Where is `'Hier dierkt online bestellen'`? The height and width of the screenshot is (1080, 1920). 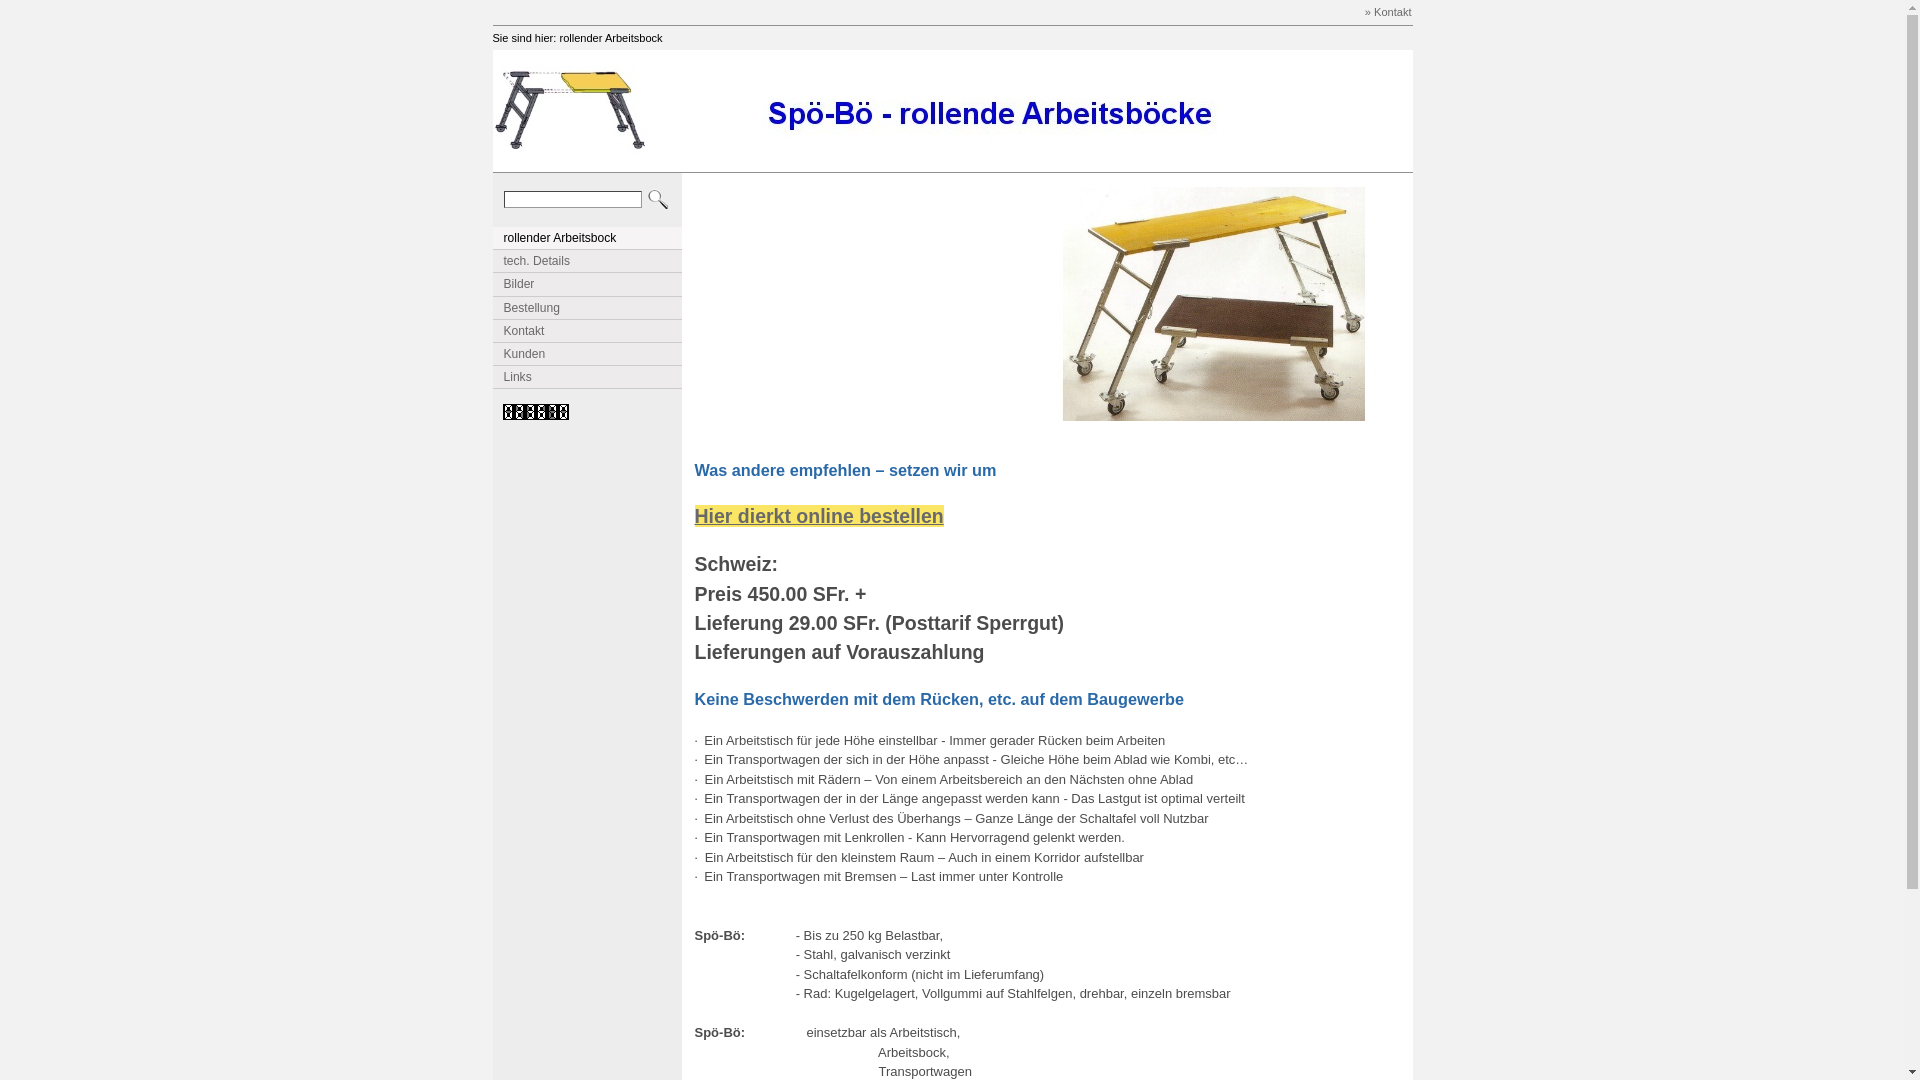 'Hier dierkt online bestellen' is located at coordinates (818, 514).